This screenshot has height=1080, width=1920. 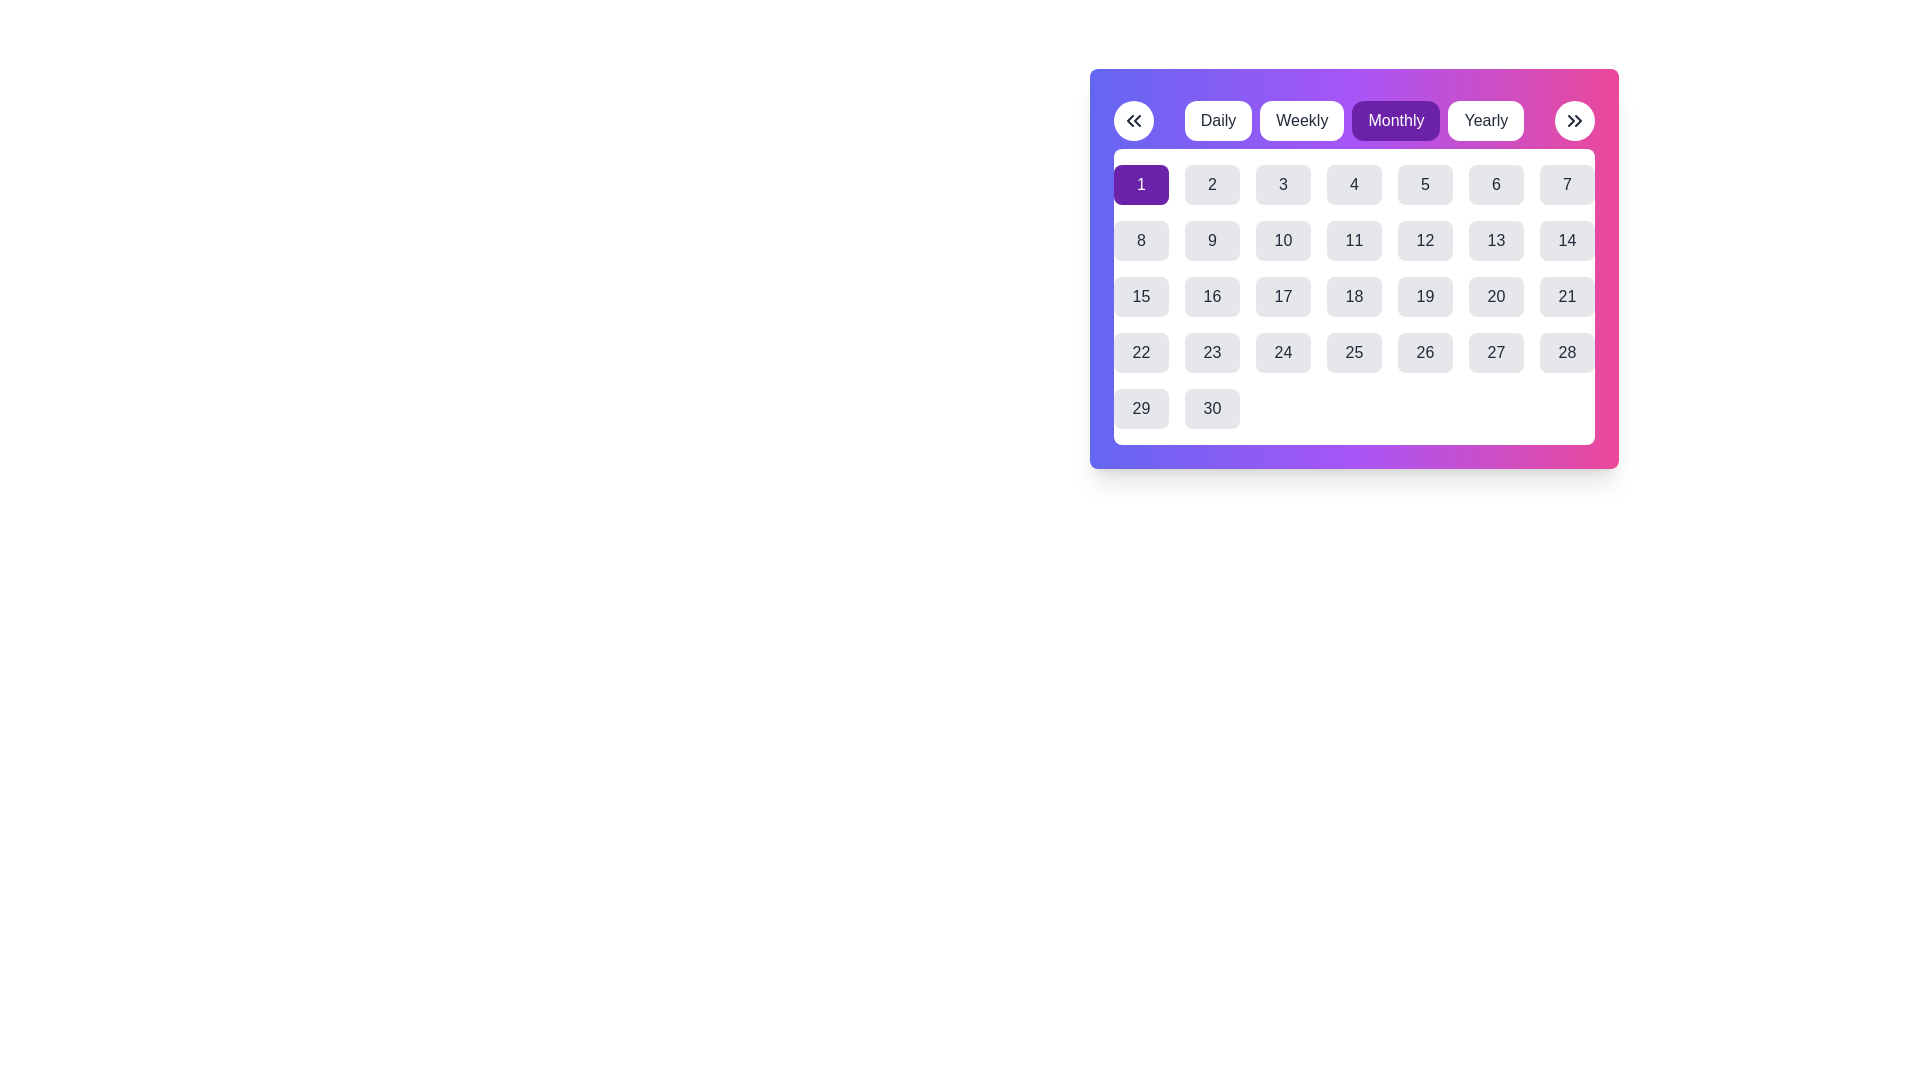 I want to click on the date button '13' in the calendar interface, so click(x=1496, y=239).